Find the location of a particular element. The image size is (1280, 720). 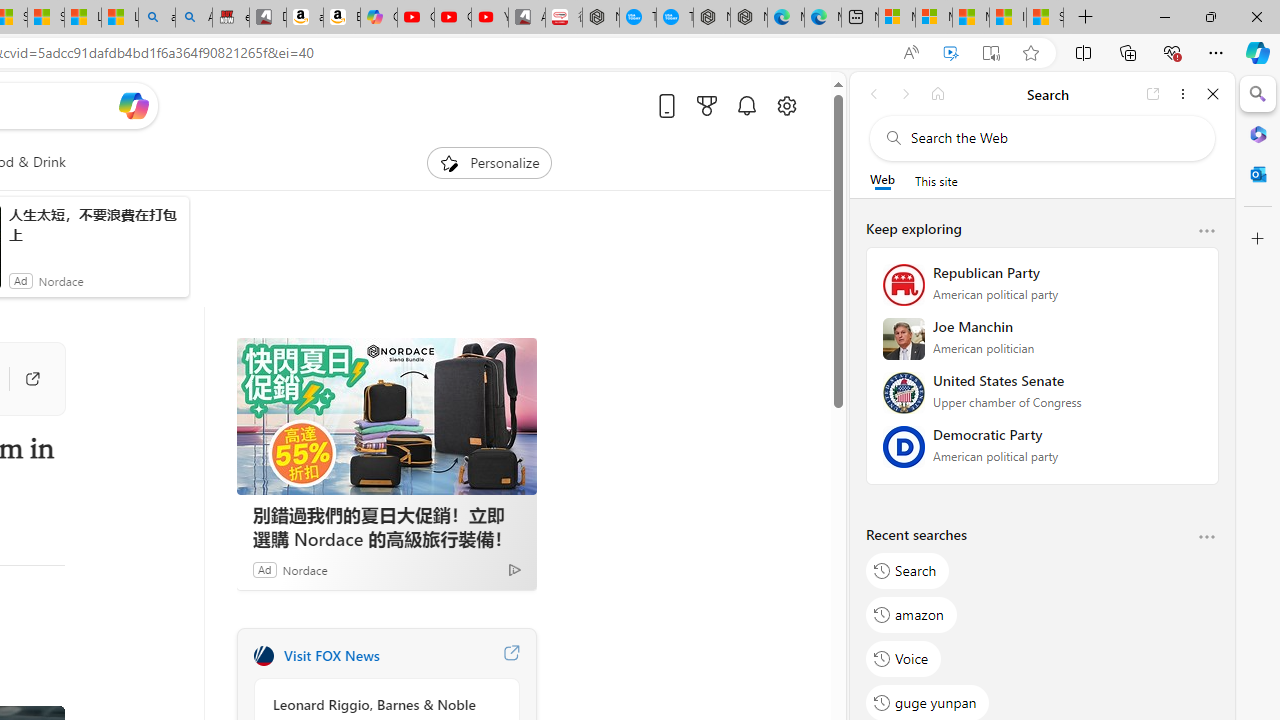

'Joe Manchin American politician' is located at coordinates (1041, 344).